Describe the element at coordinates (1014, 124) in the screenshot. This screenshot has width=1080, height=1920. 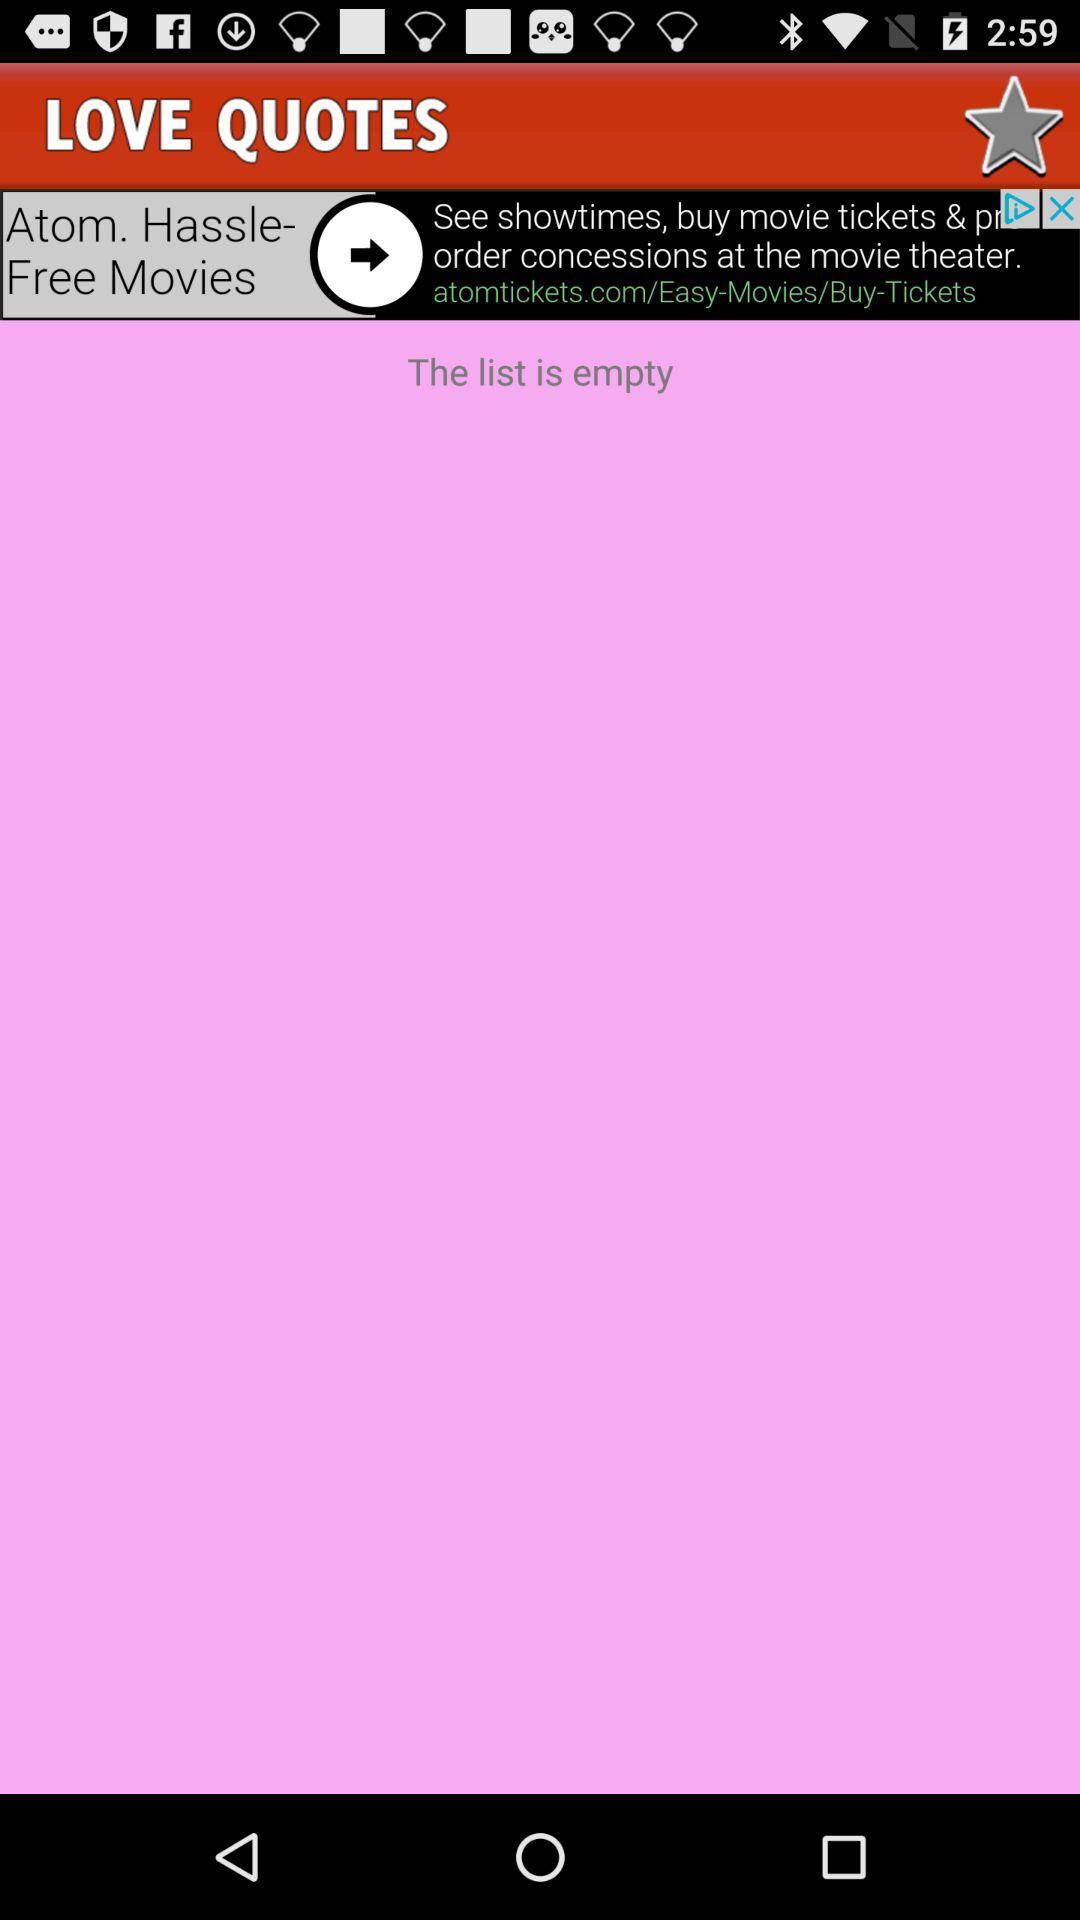
I see `favorite` at that location.